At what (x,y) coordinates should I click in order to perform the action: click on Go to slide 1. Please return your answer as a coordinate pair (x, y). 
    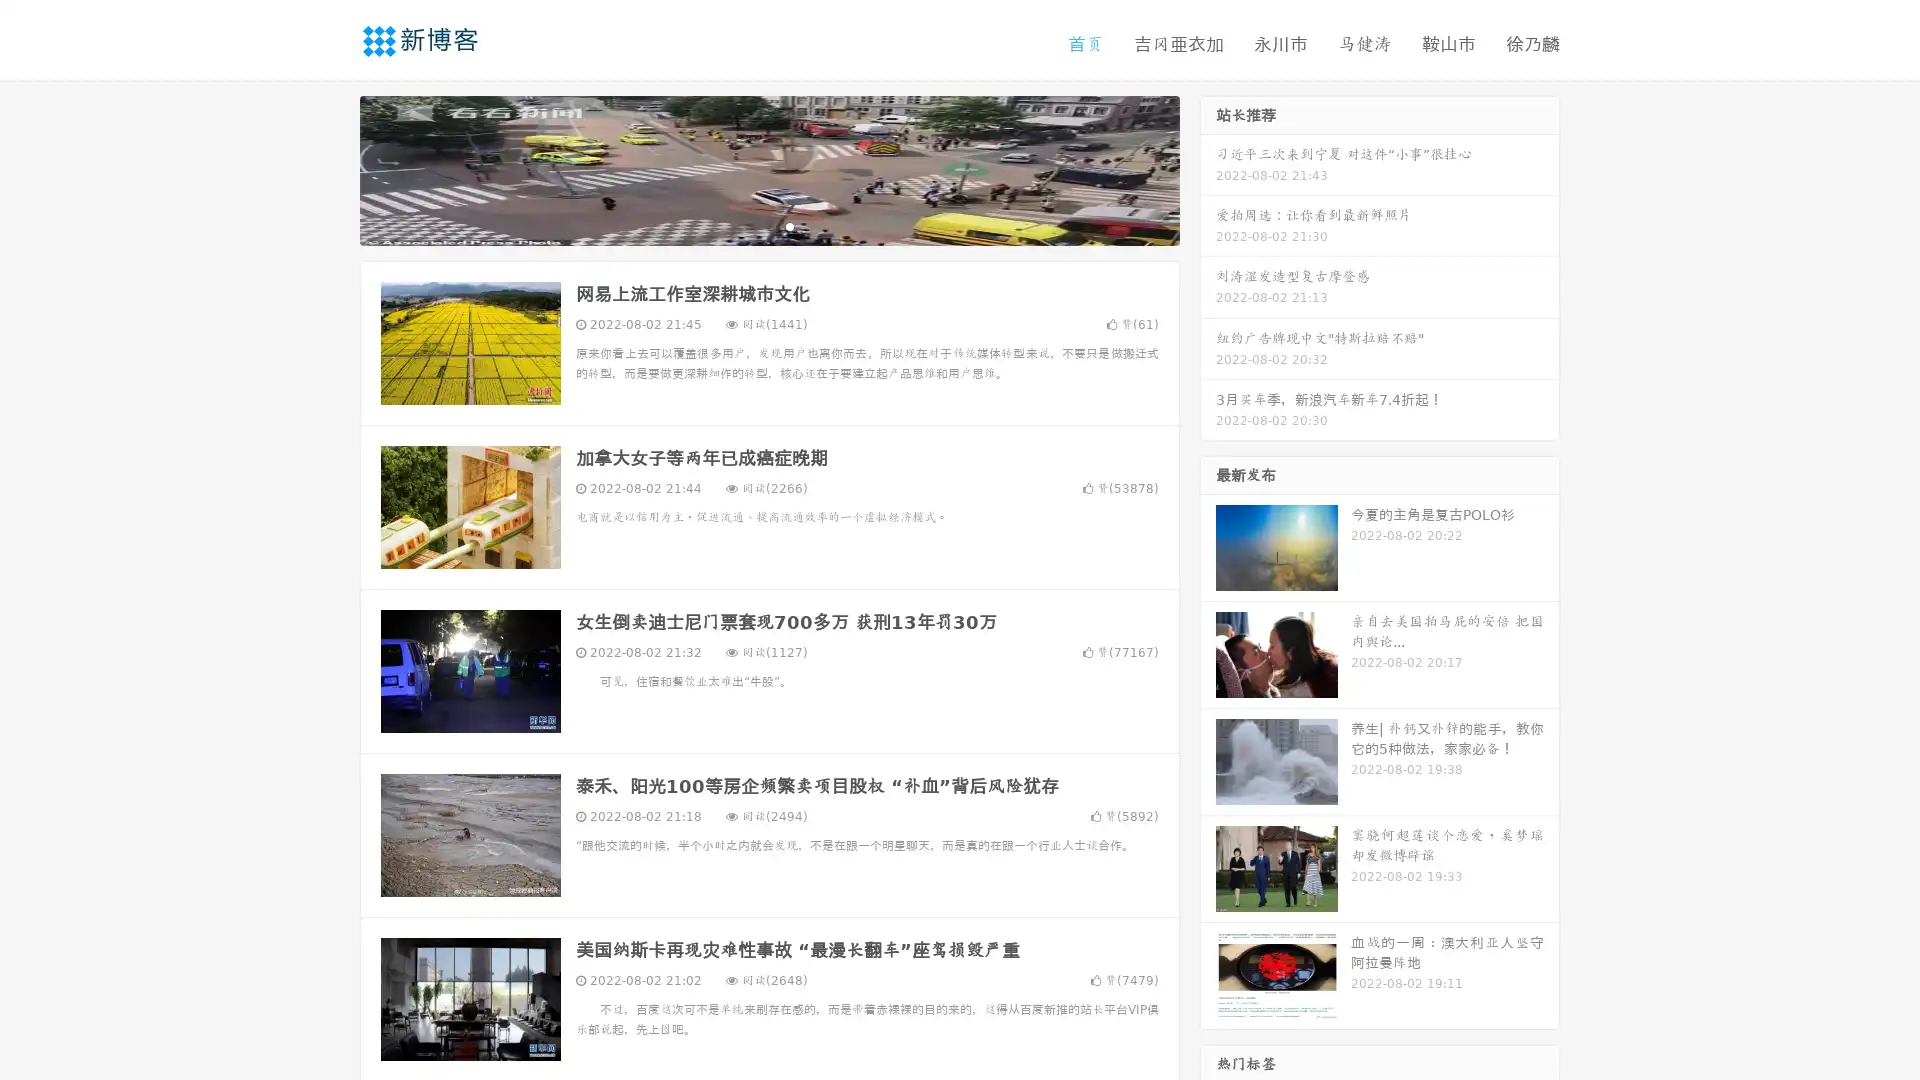
    Looking at the image, I should click on (748, 225).